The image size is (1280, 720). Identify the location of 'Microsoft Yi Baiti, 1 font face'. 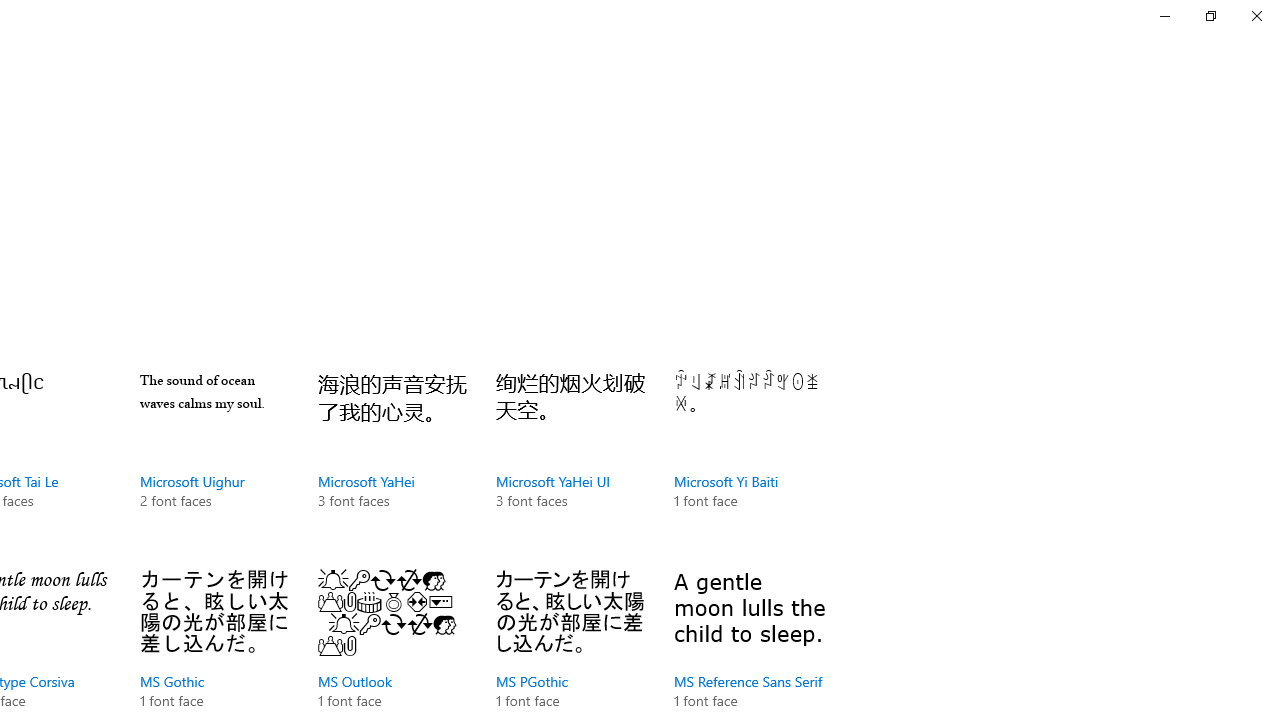
(747, 460).